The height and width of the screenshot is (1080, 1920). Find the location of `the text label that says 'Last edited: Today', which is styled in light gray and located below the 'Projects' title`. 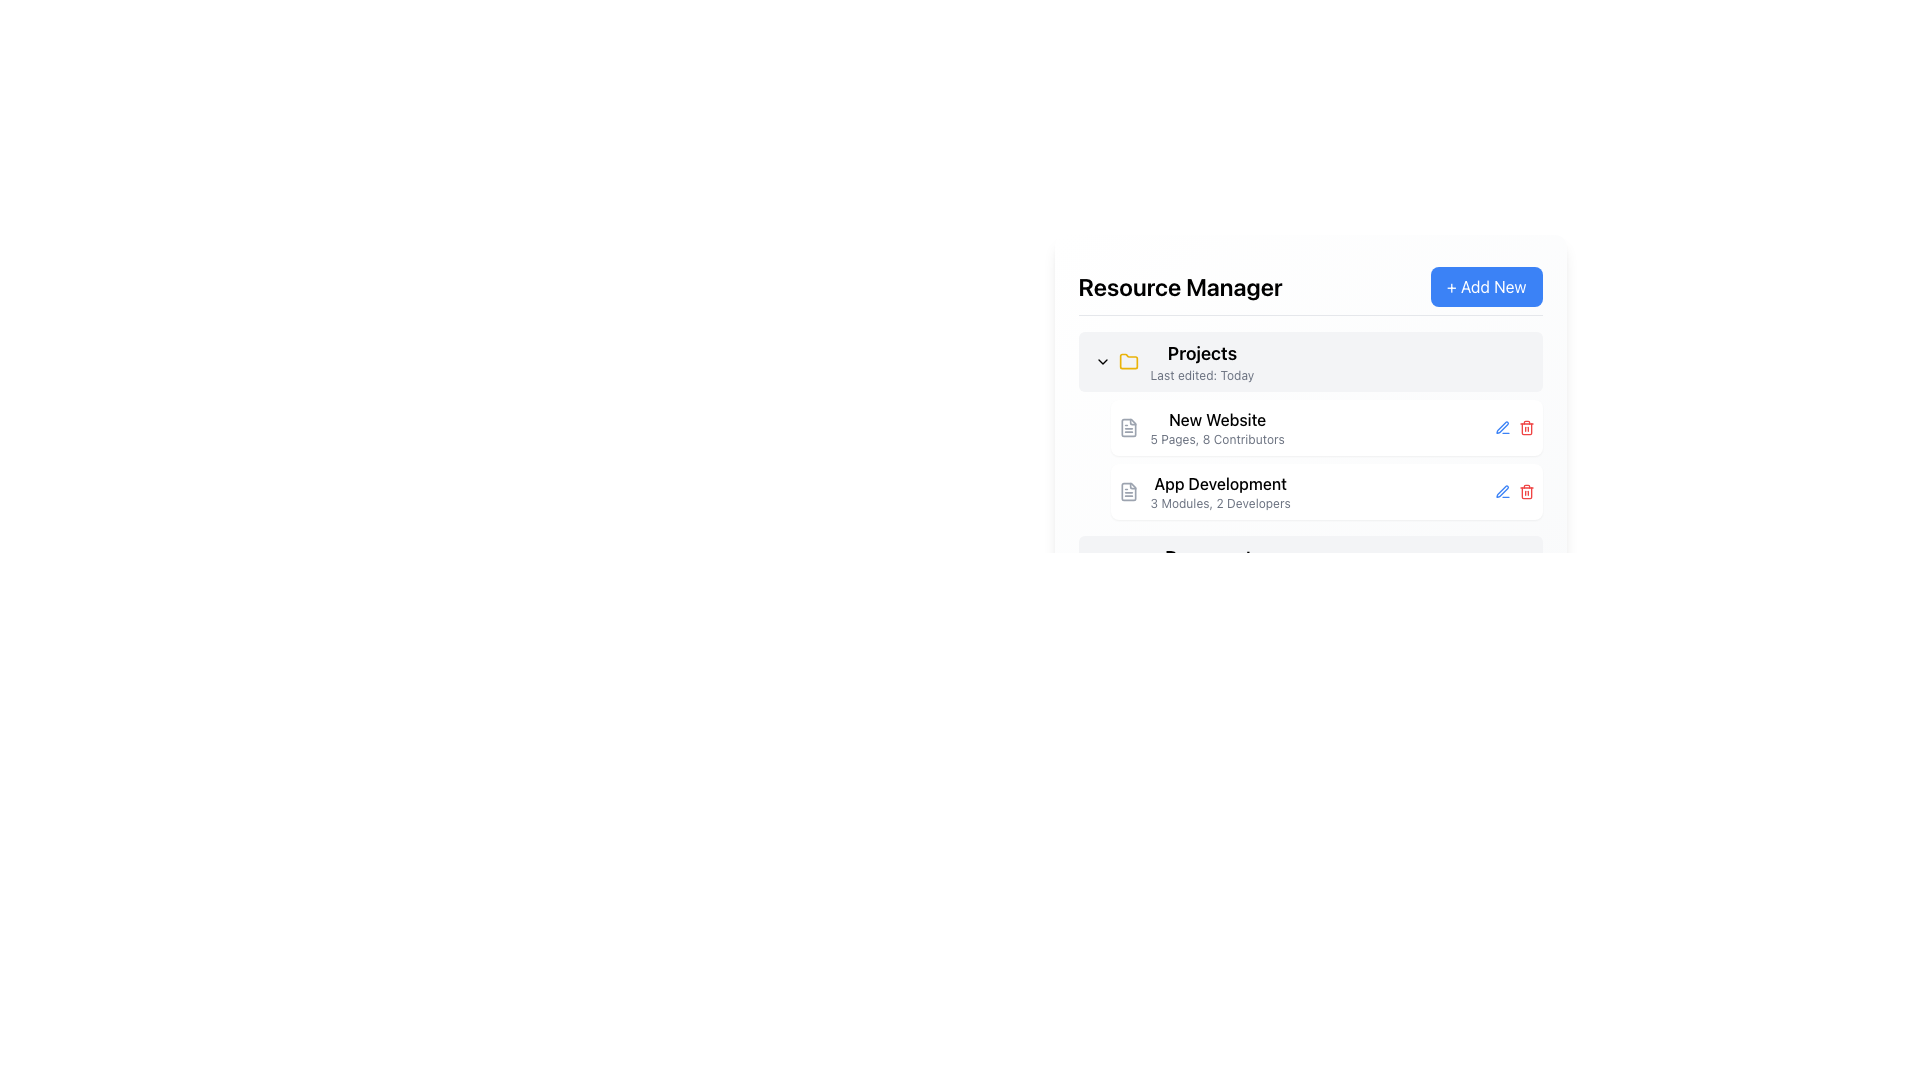

the text label that says 'Last edited: Today', which is styled in light gray and located below the 'Projects' title is located at coordinates (1201, 375).